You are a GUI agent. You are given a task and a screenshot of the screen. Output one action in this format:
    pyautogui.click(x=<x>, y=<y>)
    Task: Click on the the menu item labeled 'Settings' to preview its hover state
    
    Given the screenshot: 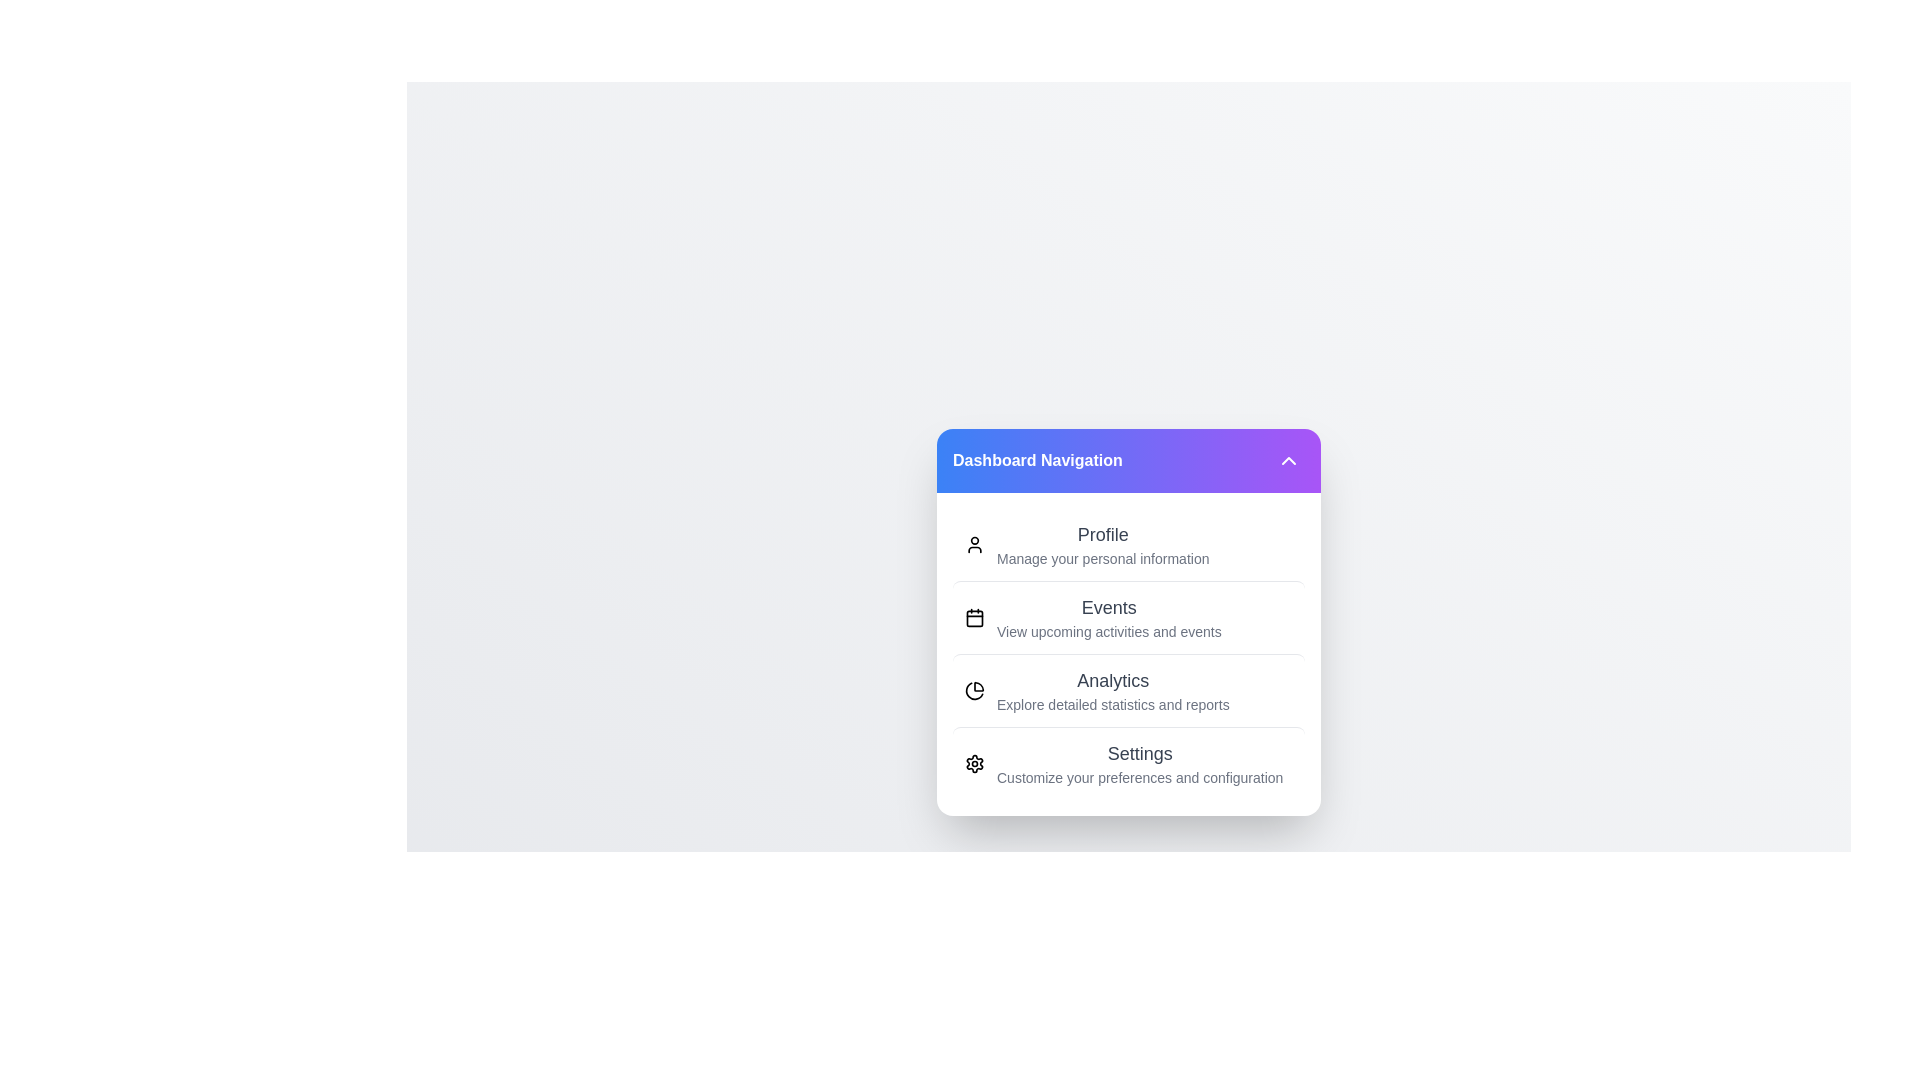 What is the action you would take?
    pyautogui.click(x=1128, y=763)
    